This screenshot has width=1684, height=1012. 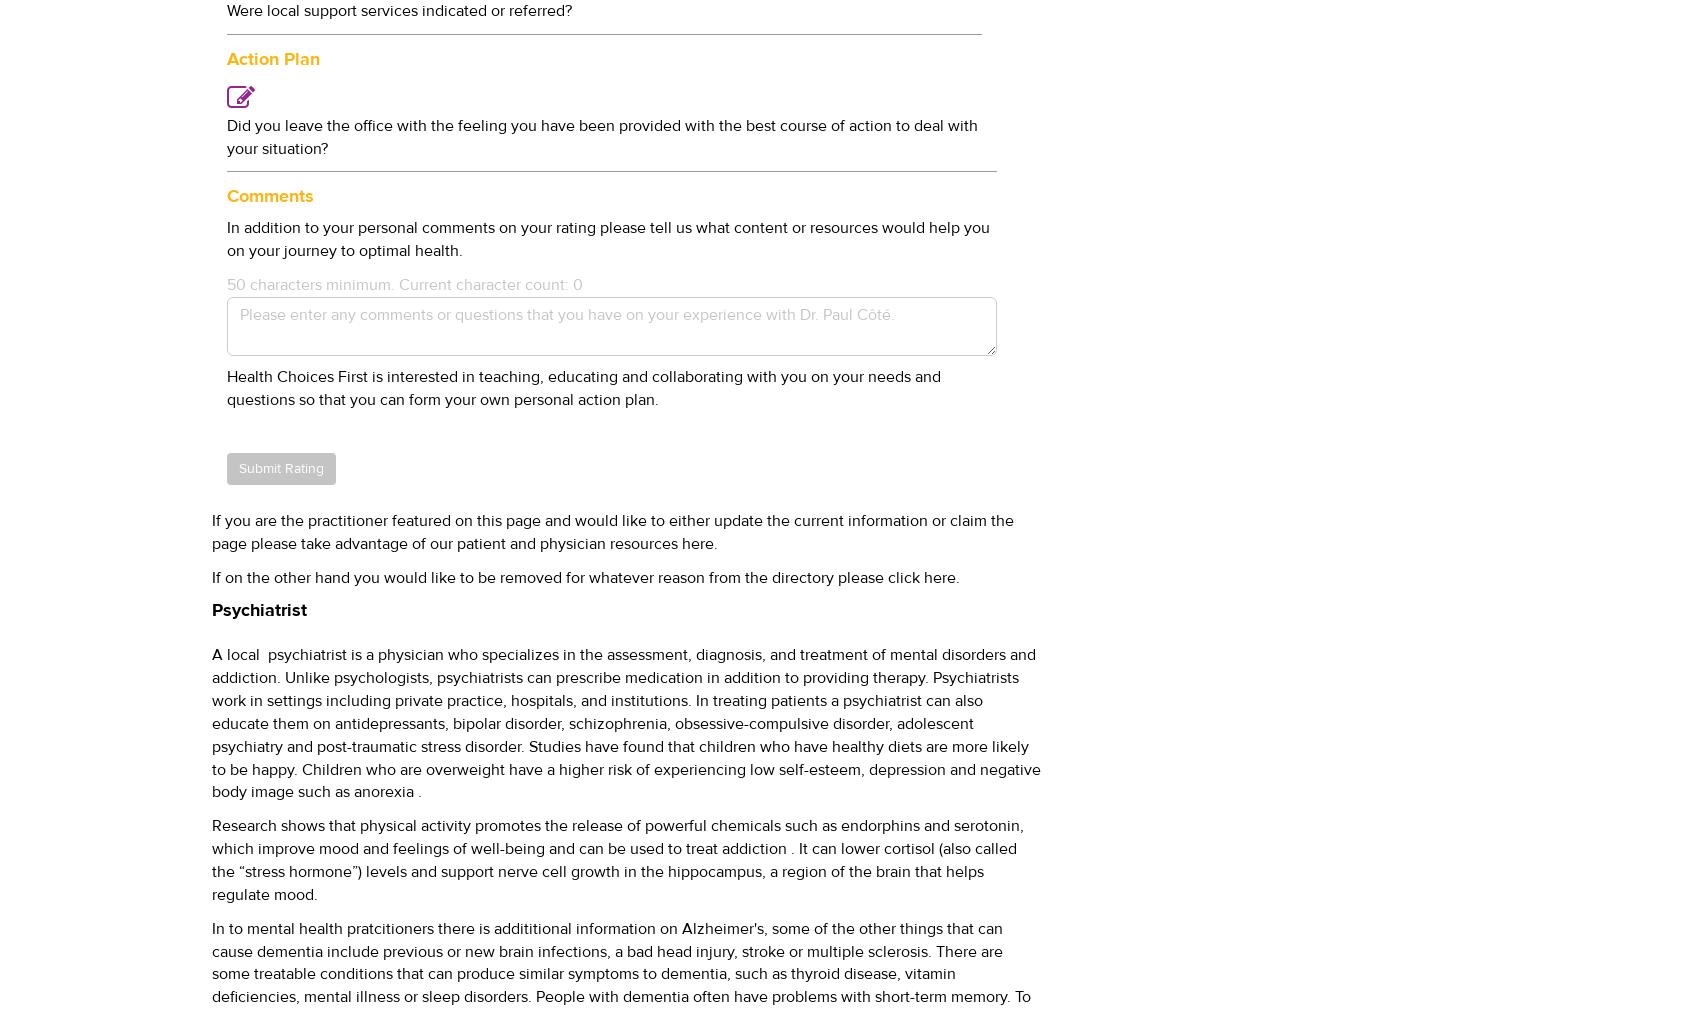 I want to click on 'If on the other hand you would like to be removed for whatever reason from the directory please', so click(x=548, y=576).